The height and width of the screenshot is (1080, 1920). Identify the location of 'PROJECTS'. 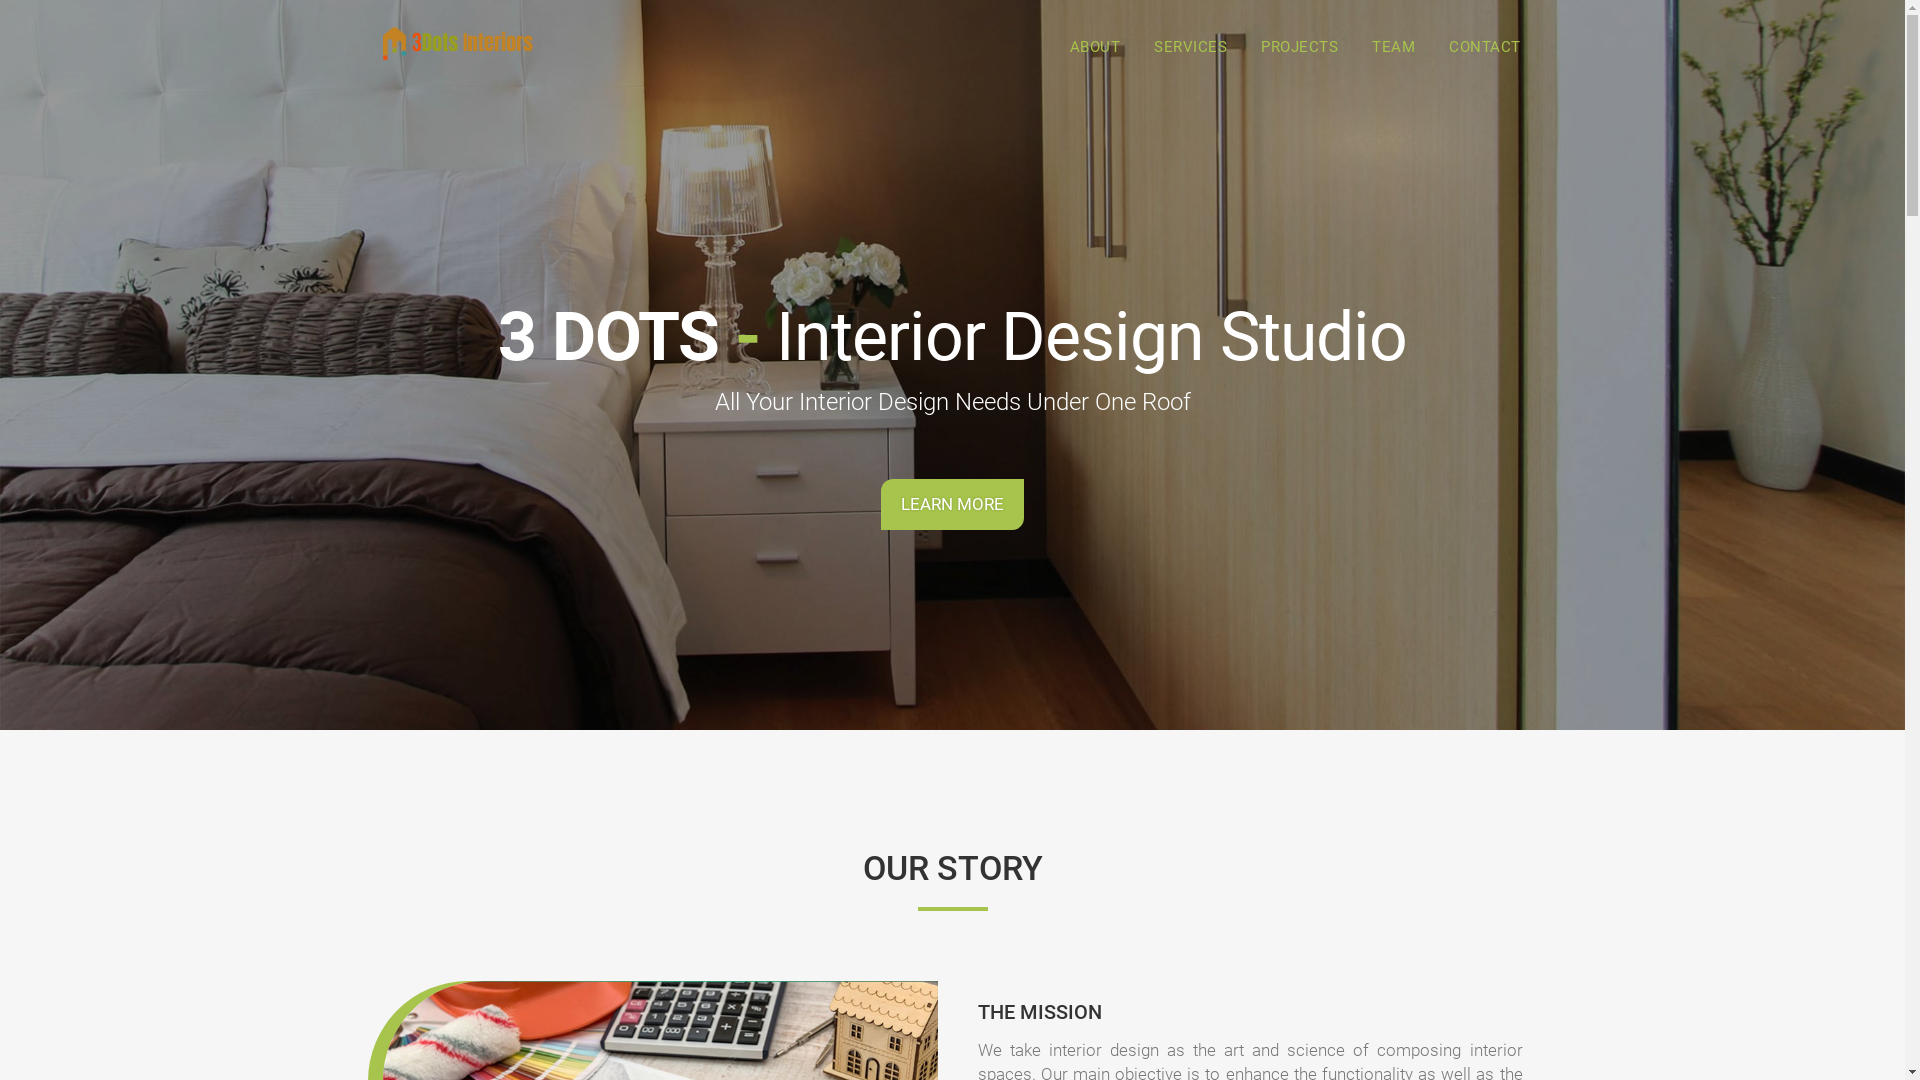
(1299, 45).